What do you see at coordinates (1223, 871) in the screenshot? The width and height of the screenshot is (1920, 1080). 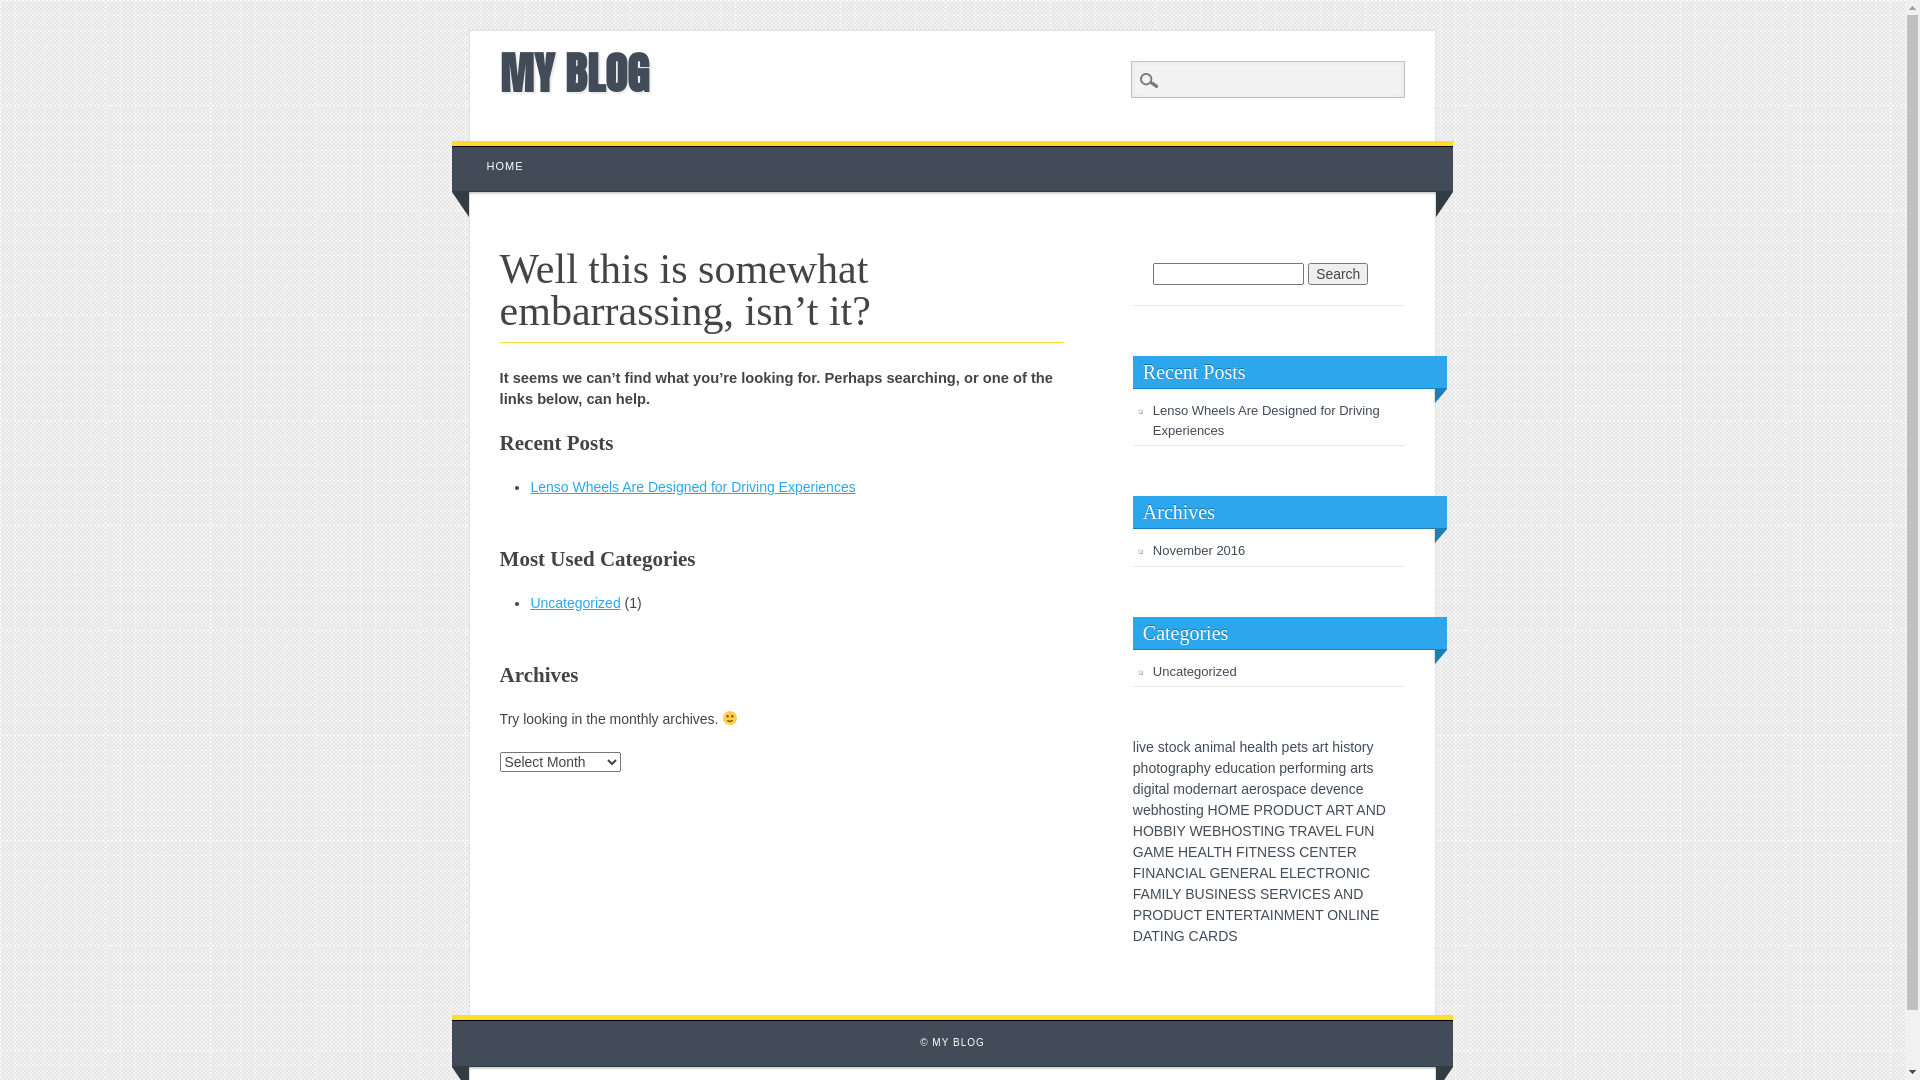 I see `'E'` at bounding box center [1223, 871].